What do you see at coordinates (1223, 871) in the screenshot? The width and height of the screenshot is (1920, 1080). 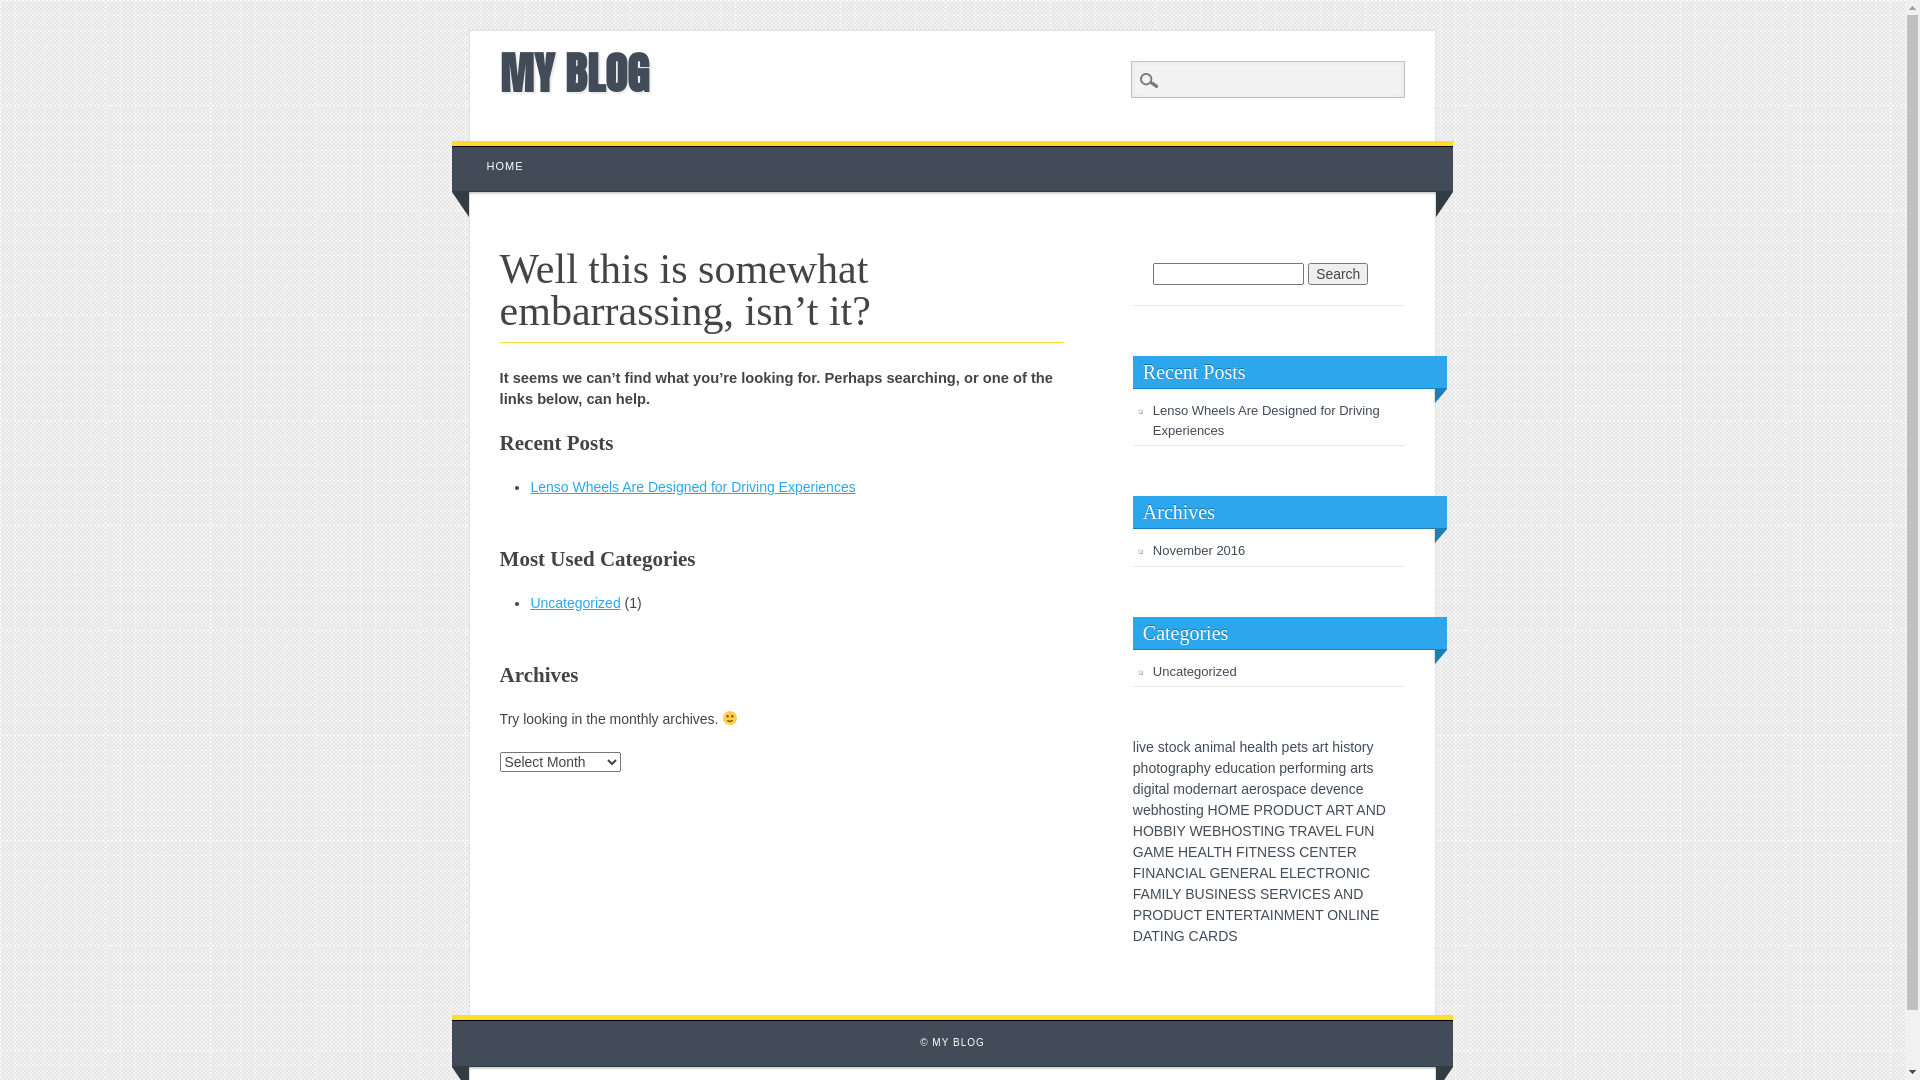 I see `'E'` at bounding box center [1223, 871].